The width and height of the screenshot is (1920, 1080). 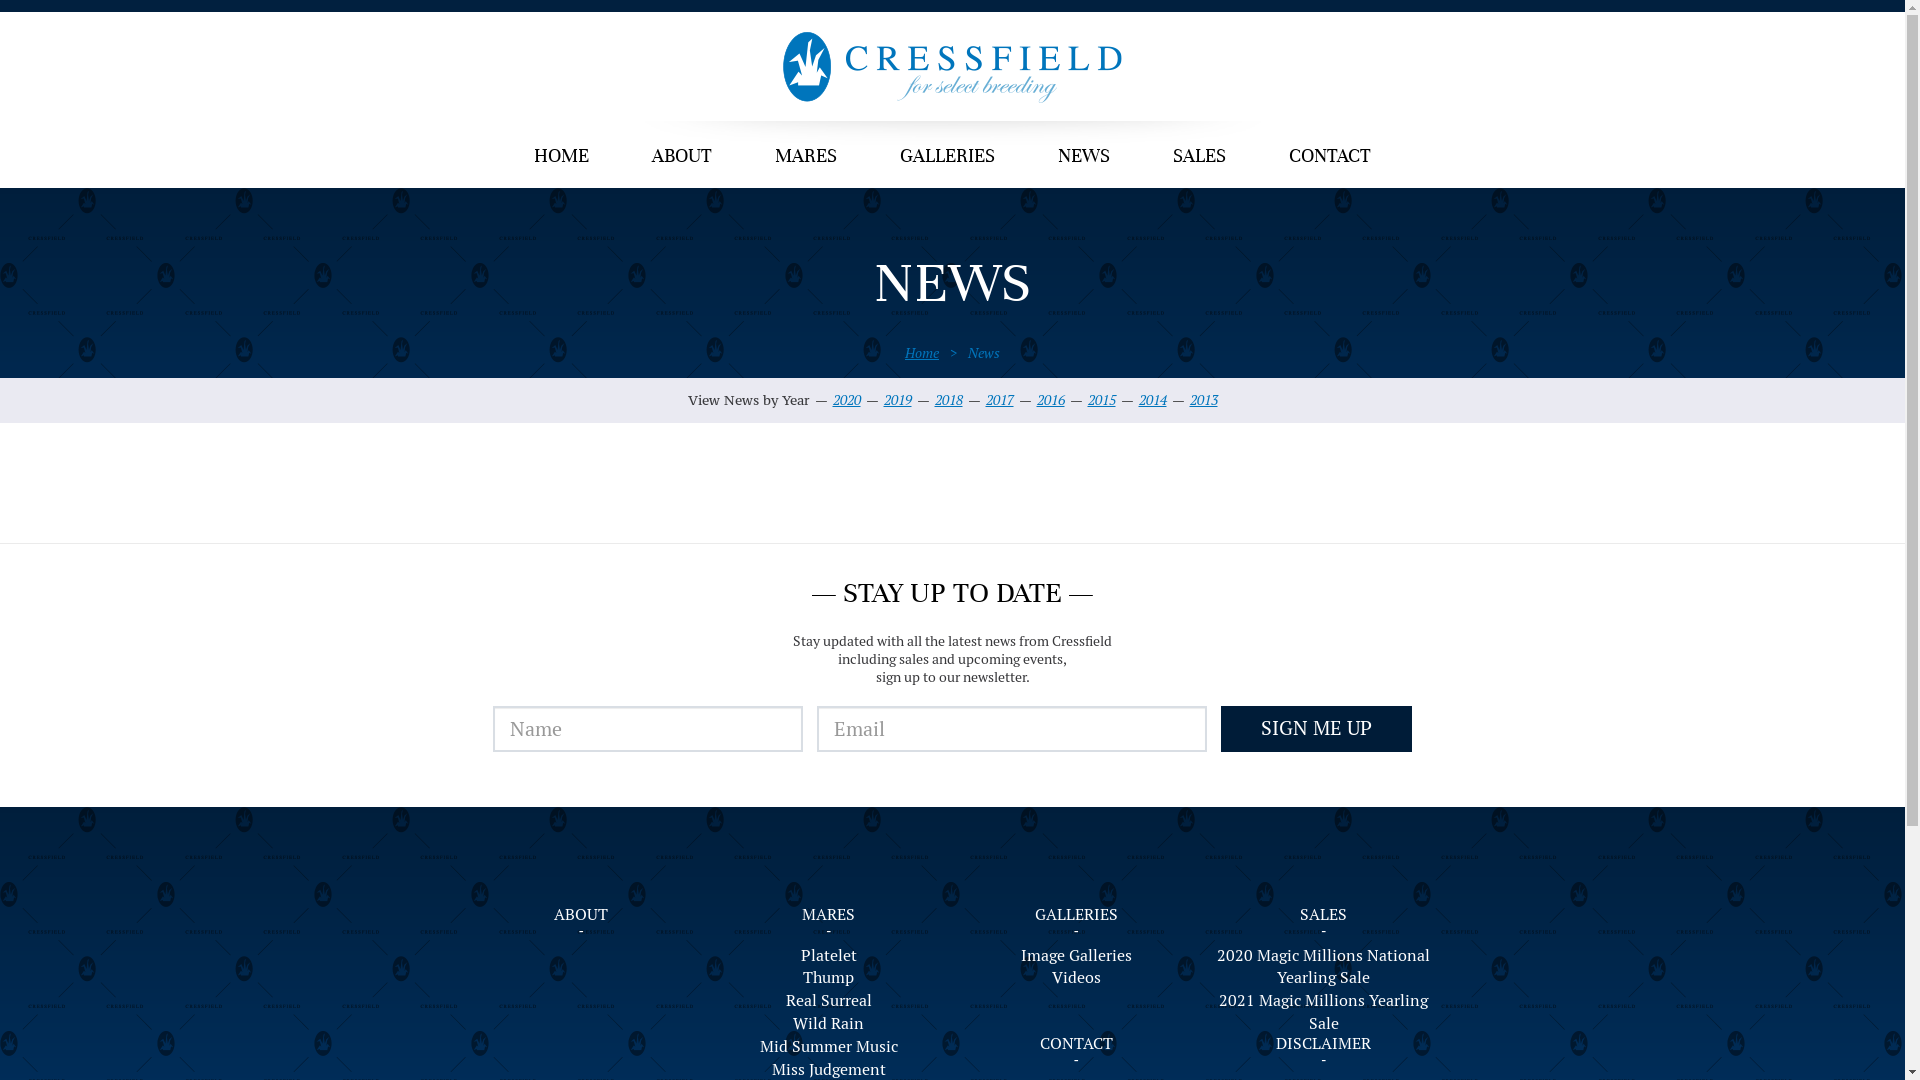 I want to click on 'Mid Summer Music', so click(x=829, y=1046).